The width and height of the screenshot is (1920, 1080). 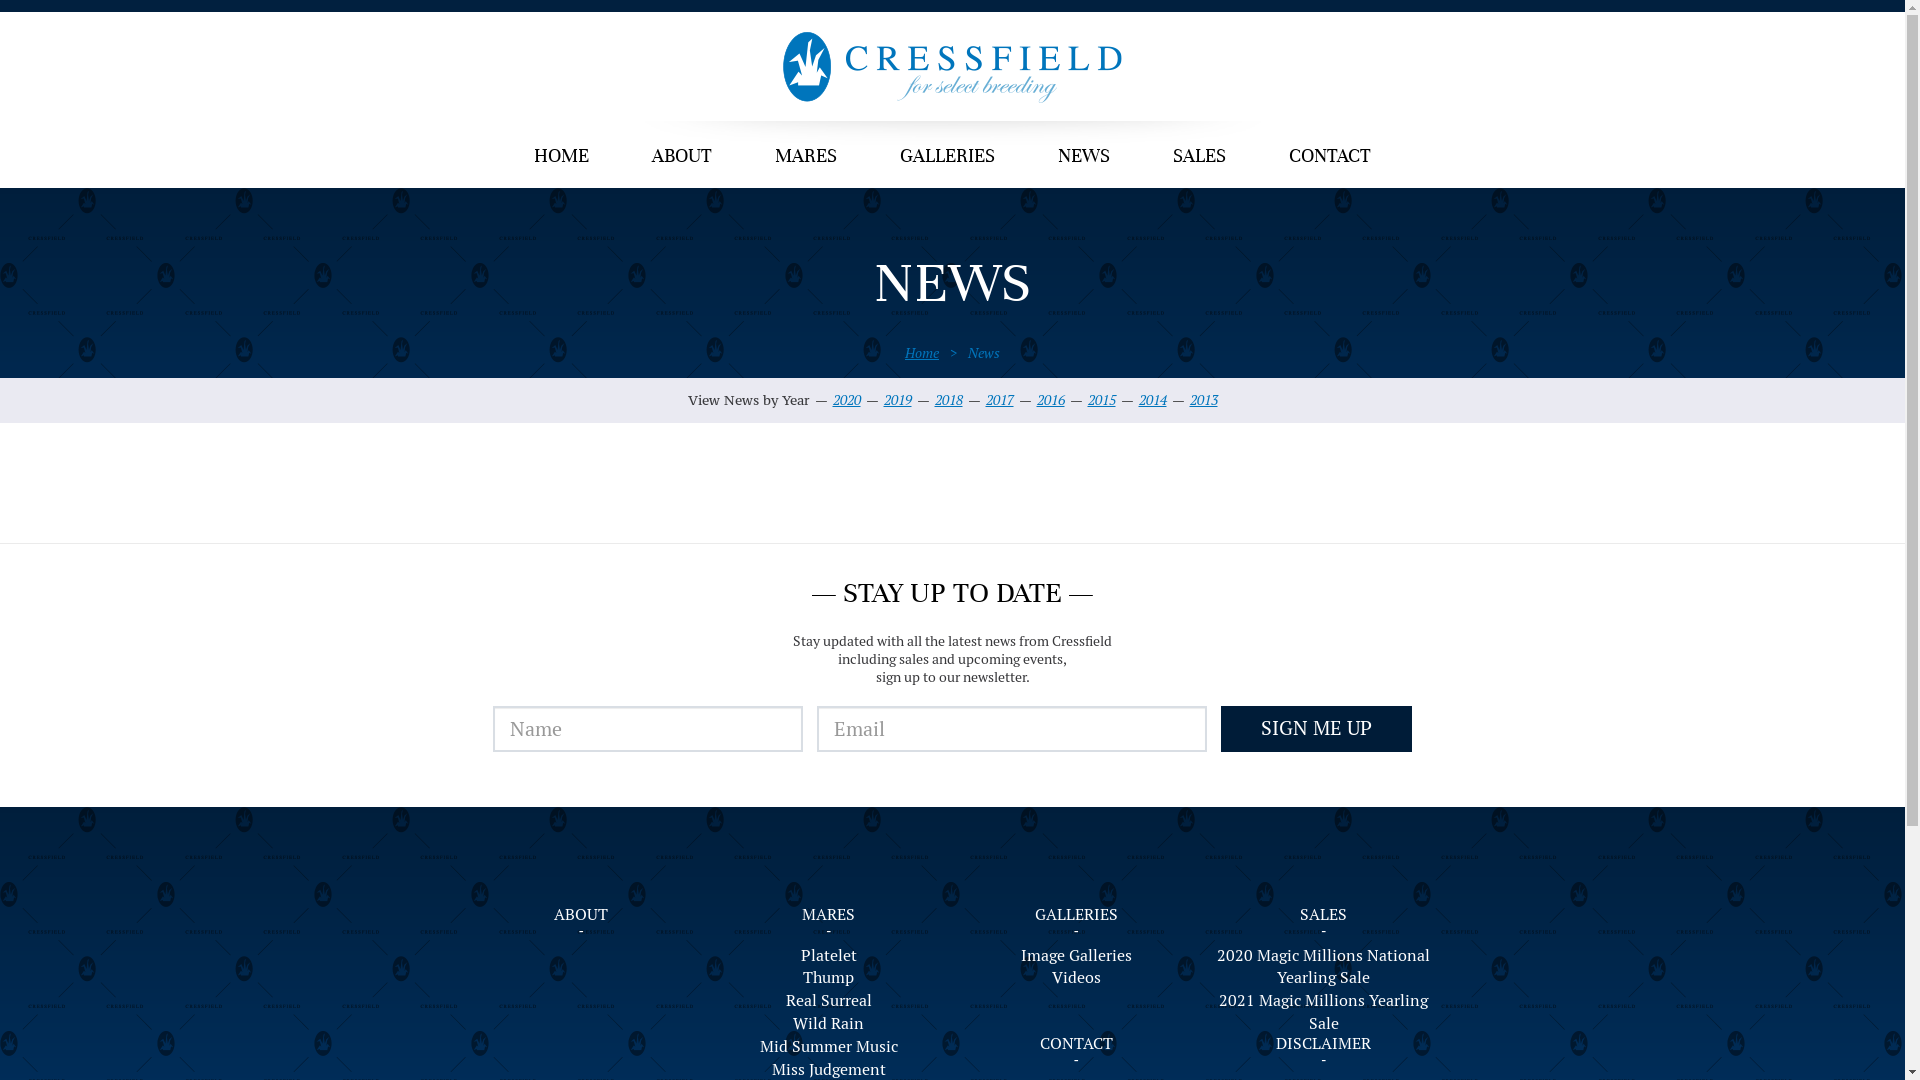 I want to click on 'Mid Summer Music', so click(x=829, y=1046).